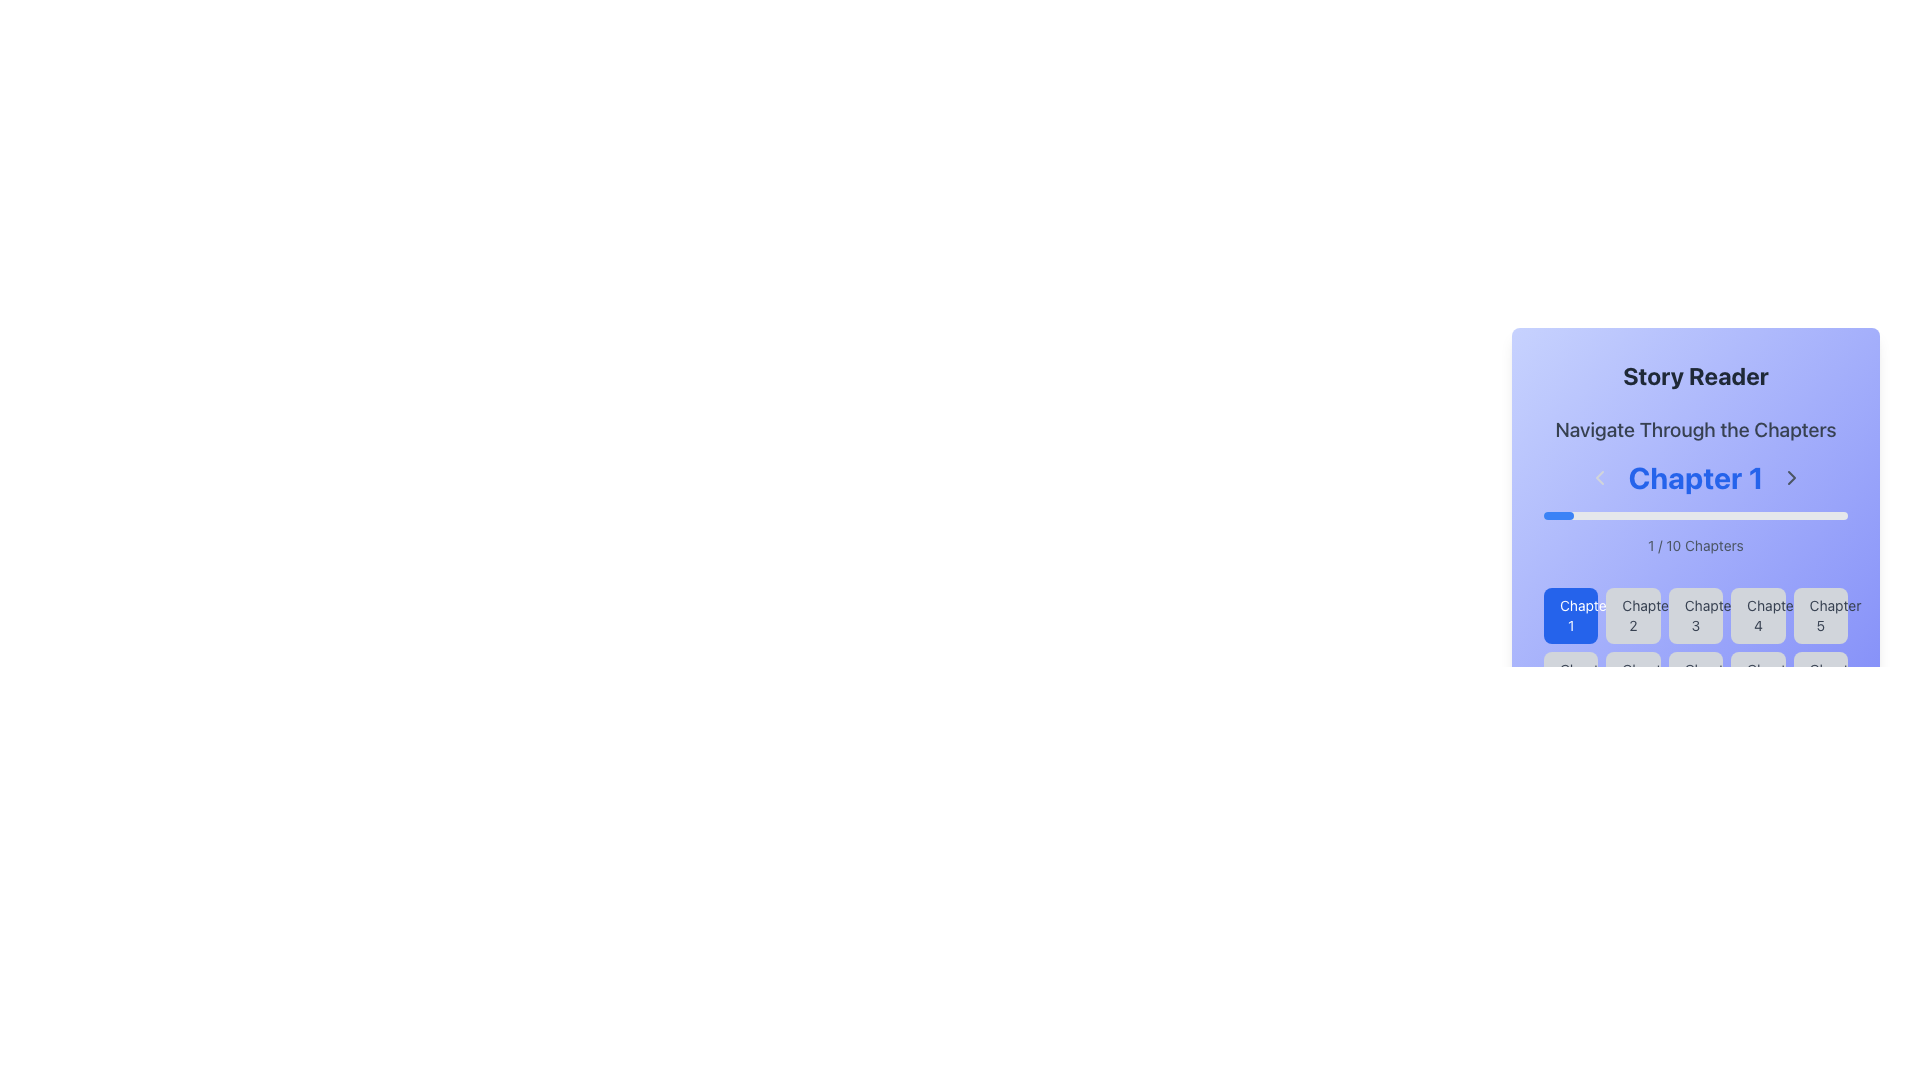 The image size is (1920, 1080). Describe the element at coordinates (1694, 375) in the screenshot. I see `the main header text label indicating 'Story Reader', which serves as the title for the surrounding content` at that location.